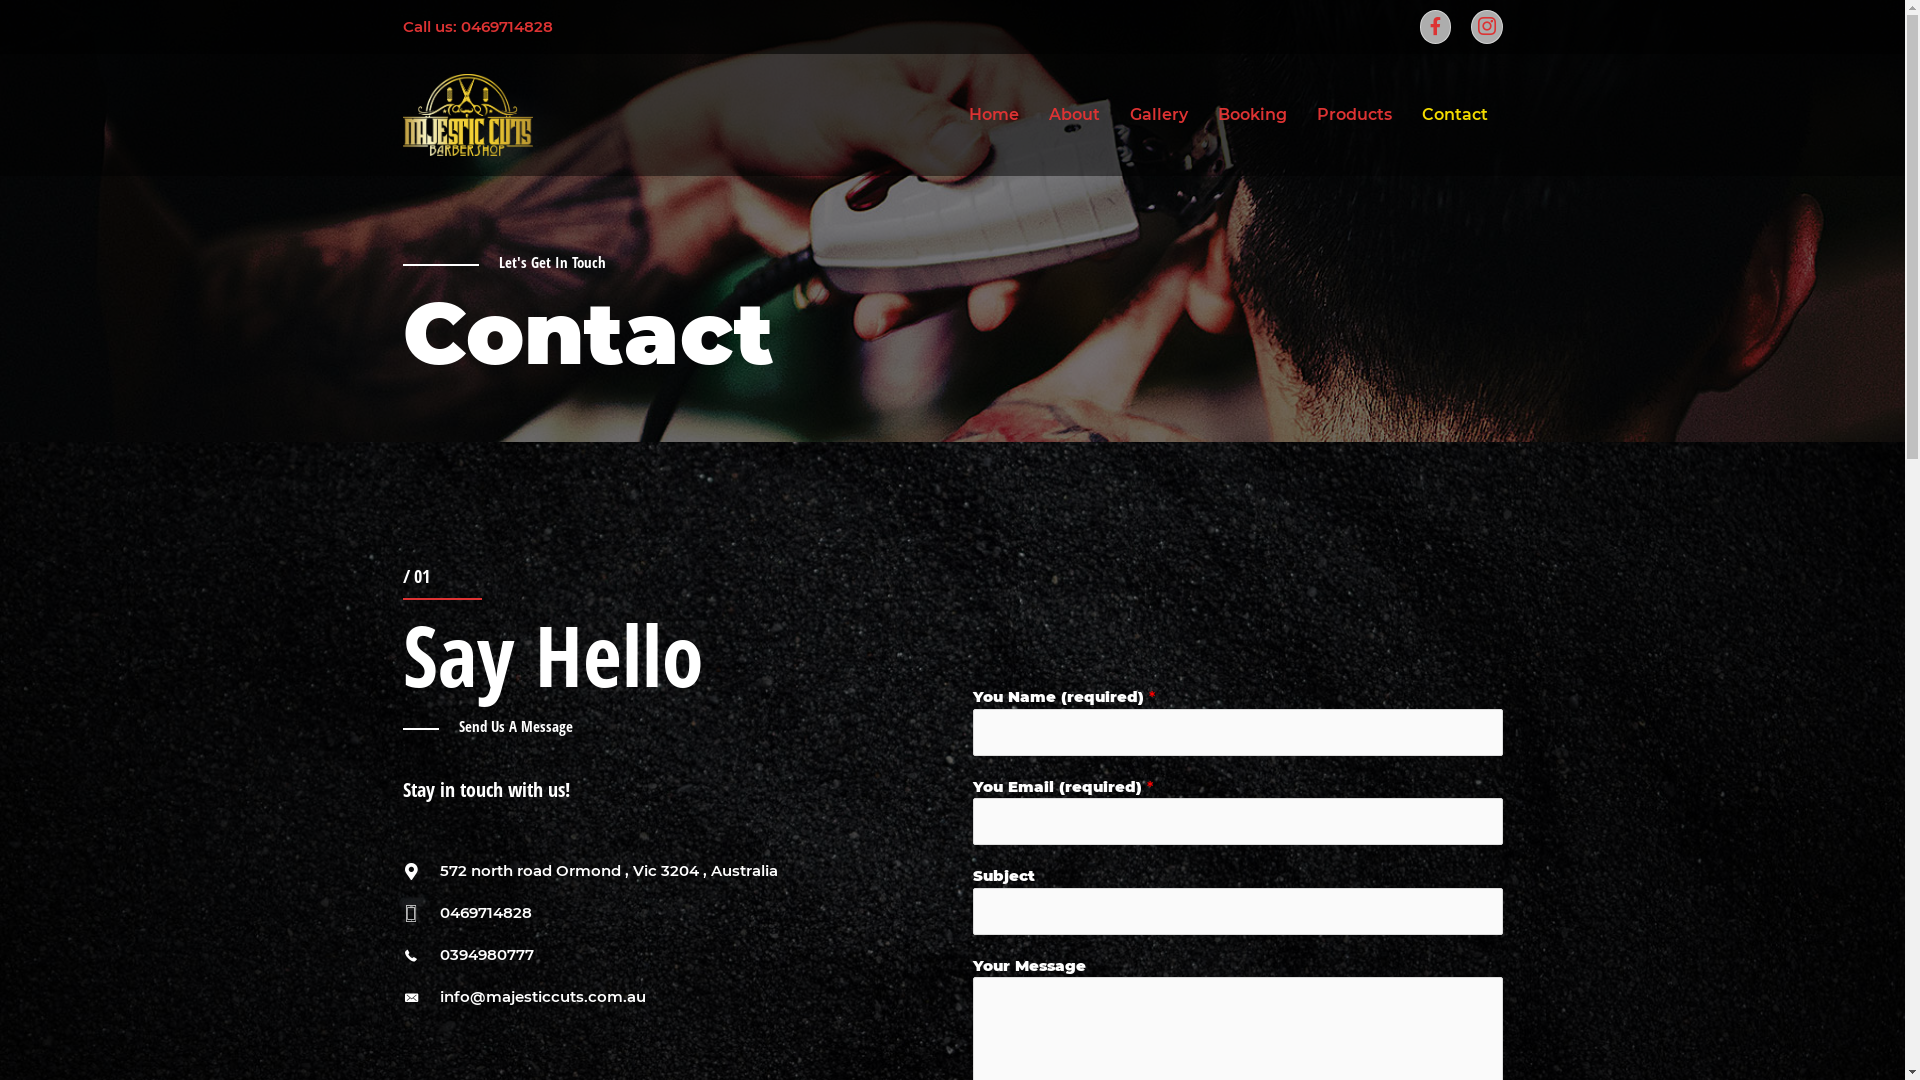 Image resolution: width=1920 pixels, height=1080 pixels. What do you see at coordinates (1354, 115) in the screenshot?
I see `'Products'` at bounding box center [1354, 115].